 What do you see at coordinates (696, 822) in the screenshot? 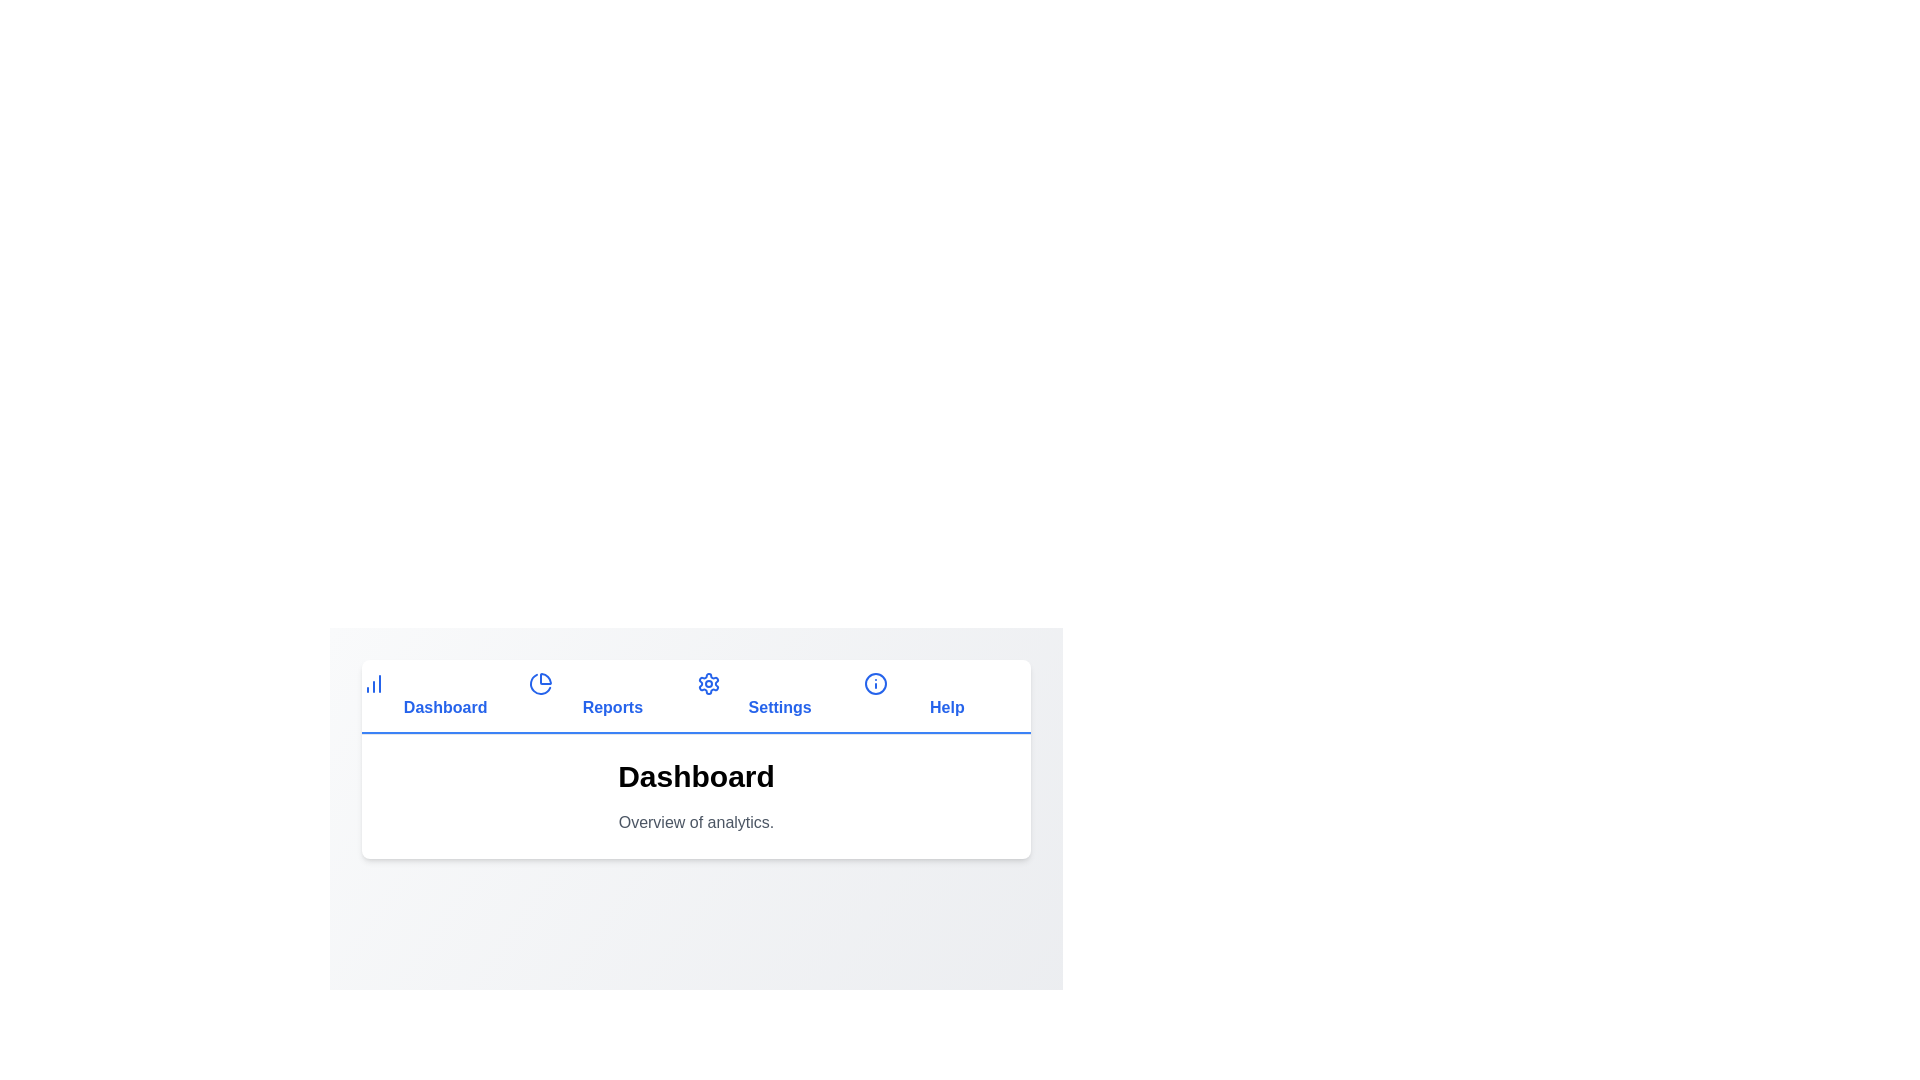
I see `the text label displaying 'Overview of analytics.' positioned below the title 'Dashboard.'` at bounding box center [696, 822].